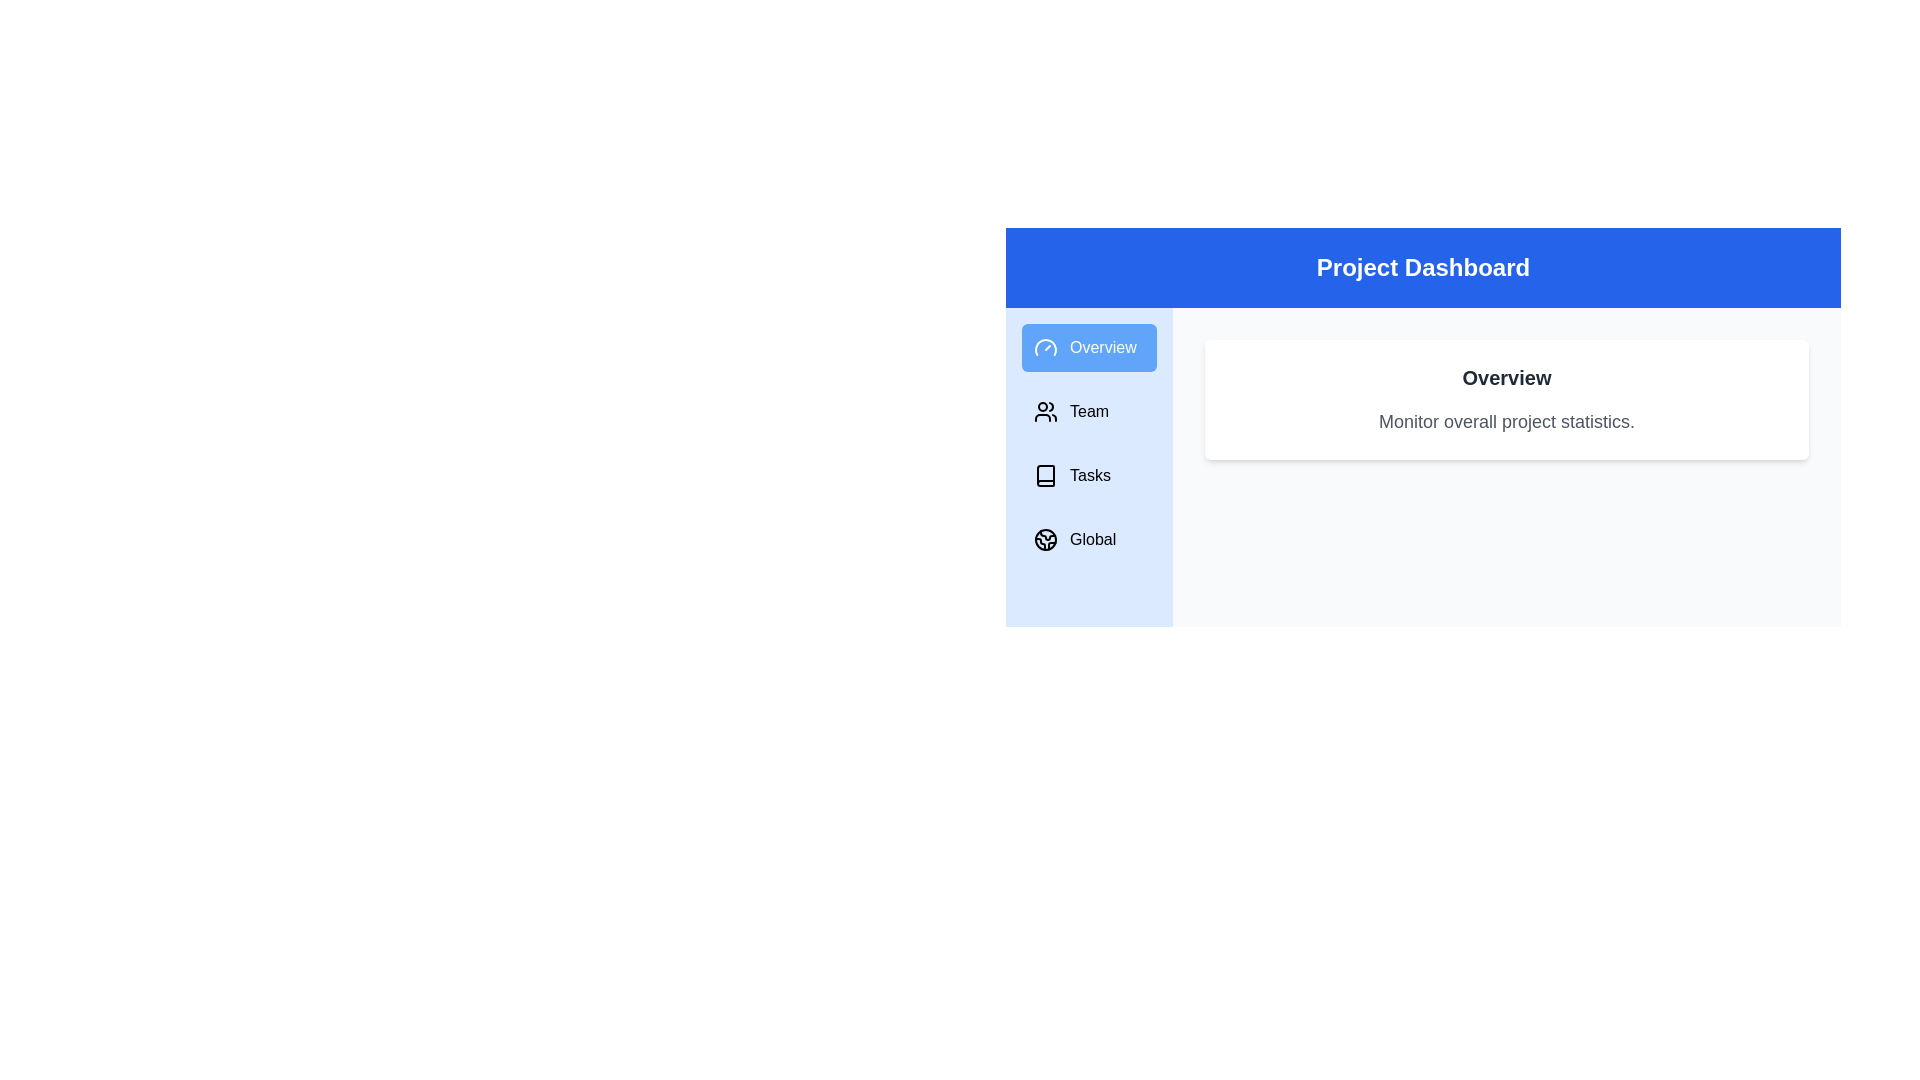 Image resolution: width=1920 pixels, height=1080 pixels. What do you see at coordinates (1088, 540) in the screenshot?
I see `the Global tab in the sidebar navigation menu` at bounding box center [1088, 540].